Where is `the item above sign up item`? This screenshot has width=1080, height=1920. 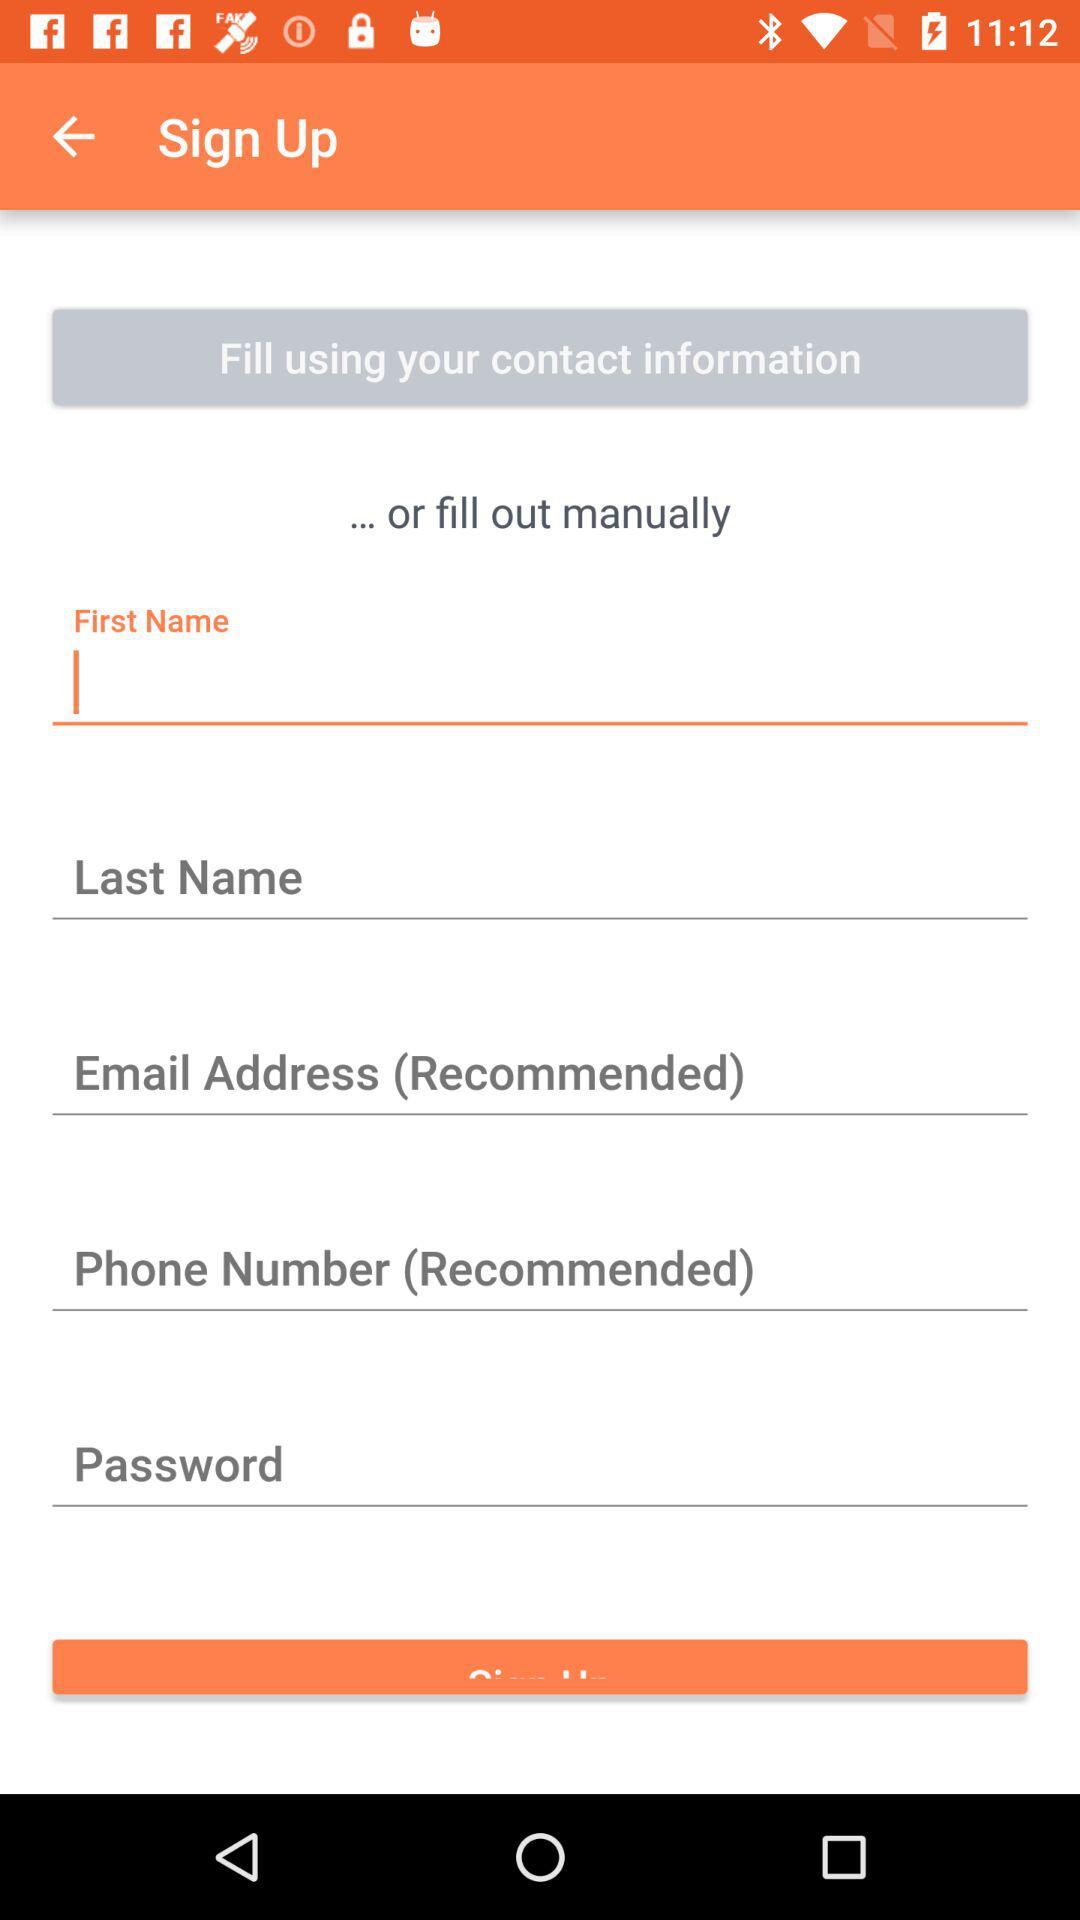
the item above sign up item is located at coordinates (540, 1466).